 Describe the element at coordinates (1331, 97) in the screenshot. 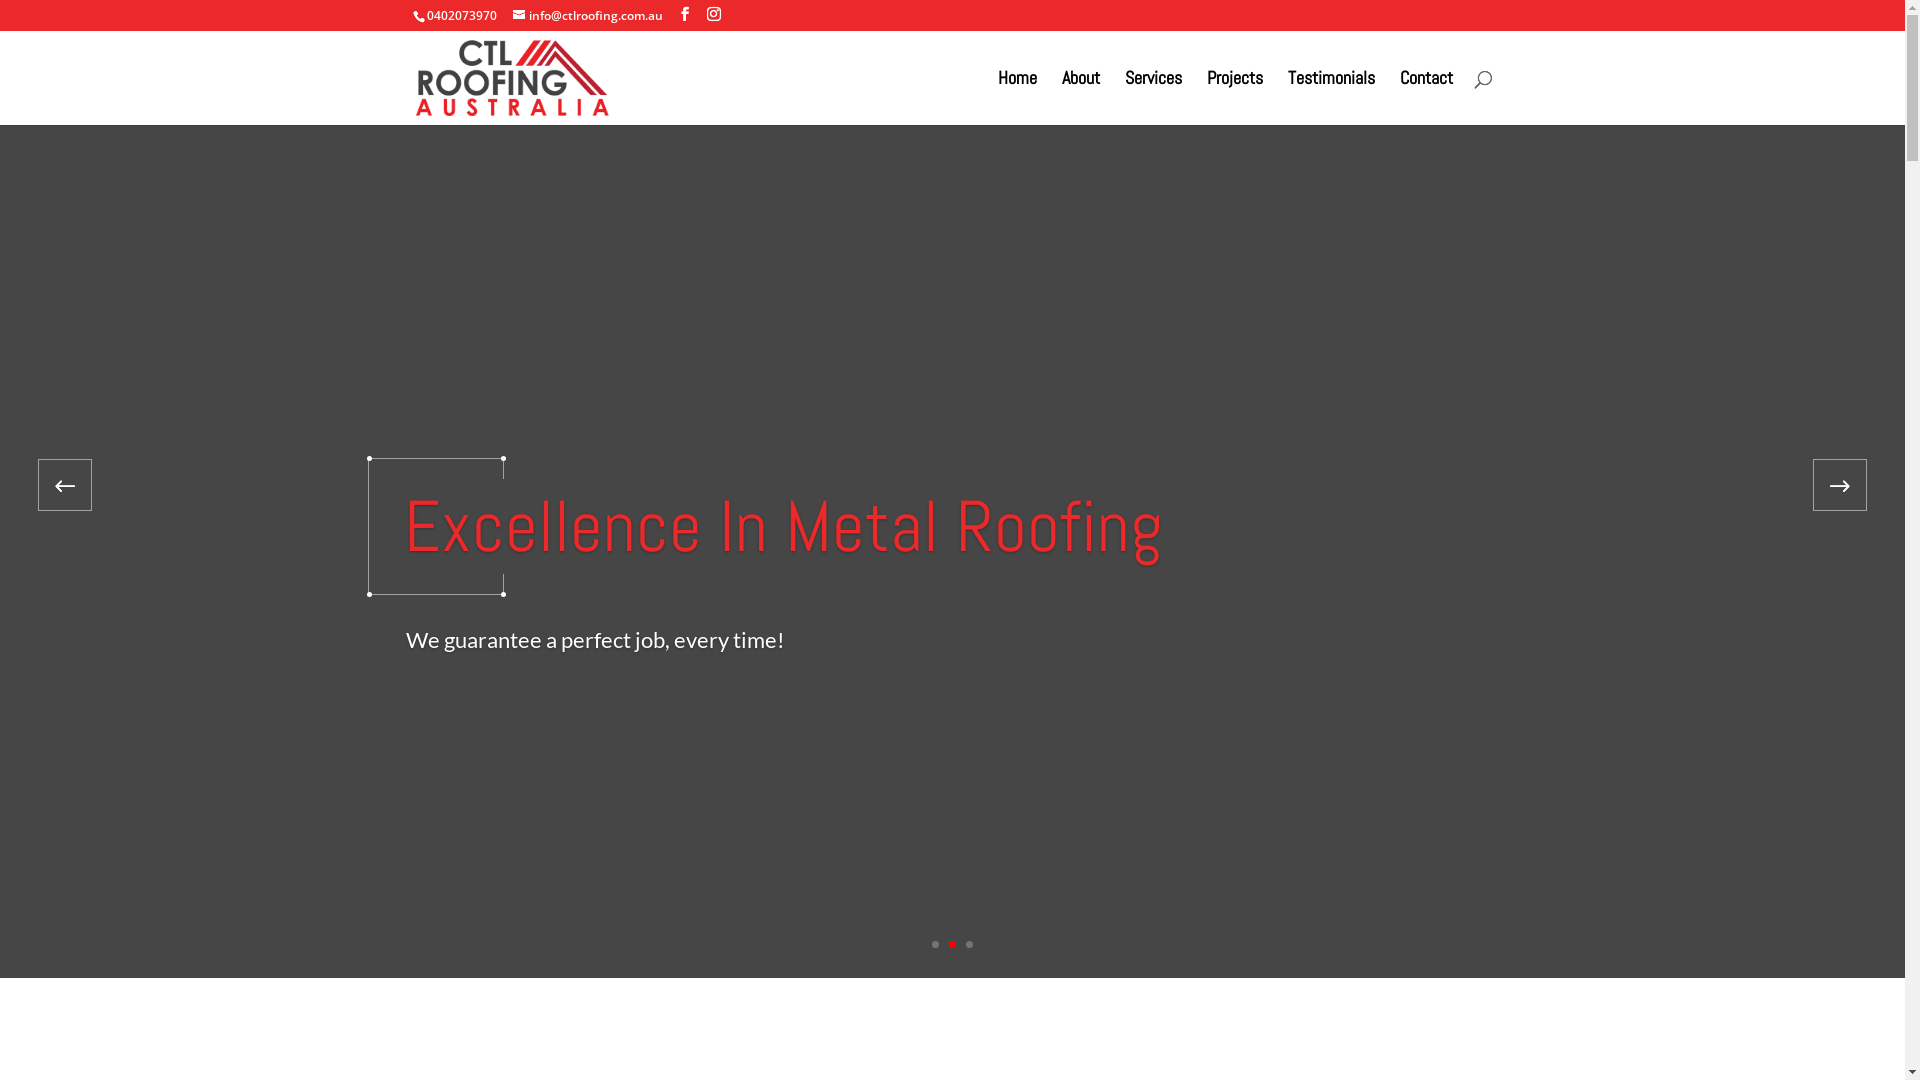

I see `'Testimonials'` at that location.